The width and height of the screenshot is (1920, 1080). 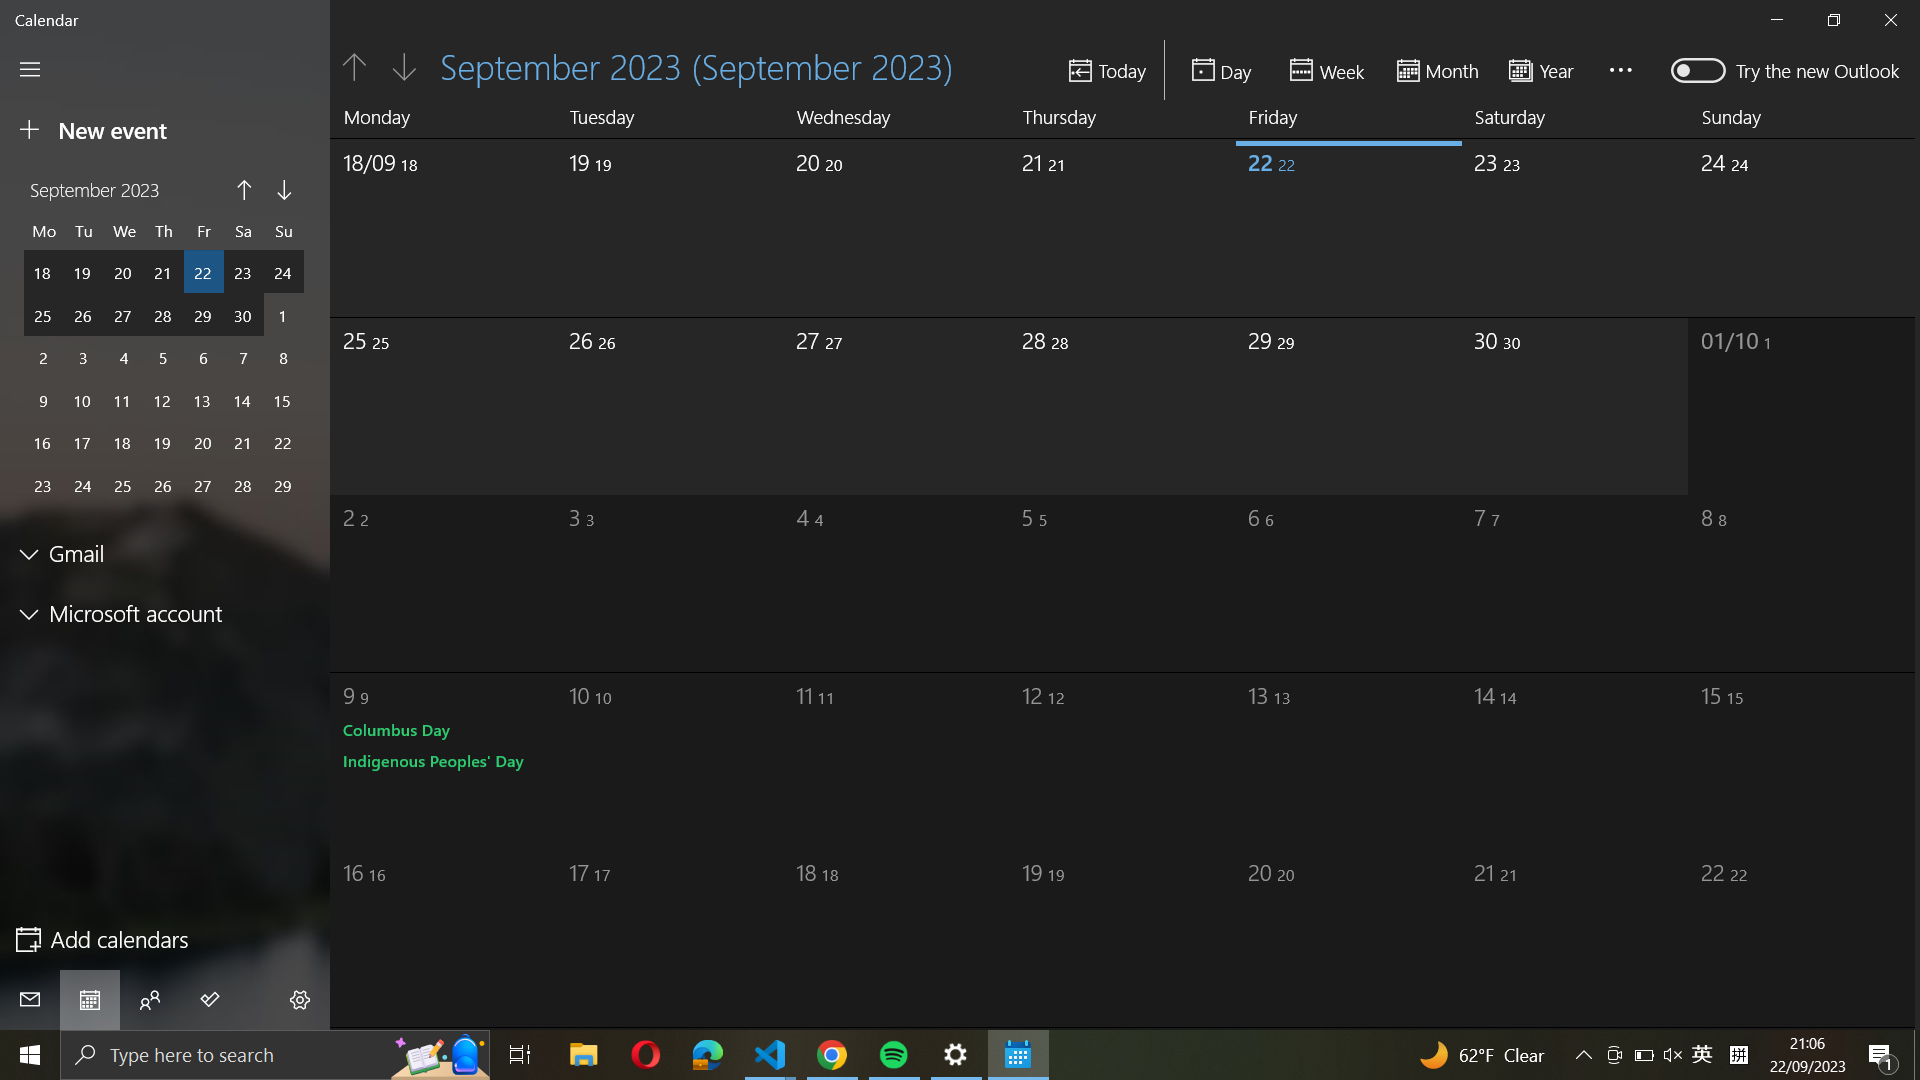 I want to click on Adjust the current view setting to "Year, so click(x=1547, y=68).